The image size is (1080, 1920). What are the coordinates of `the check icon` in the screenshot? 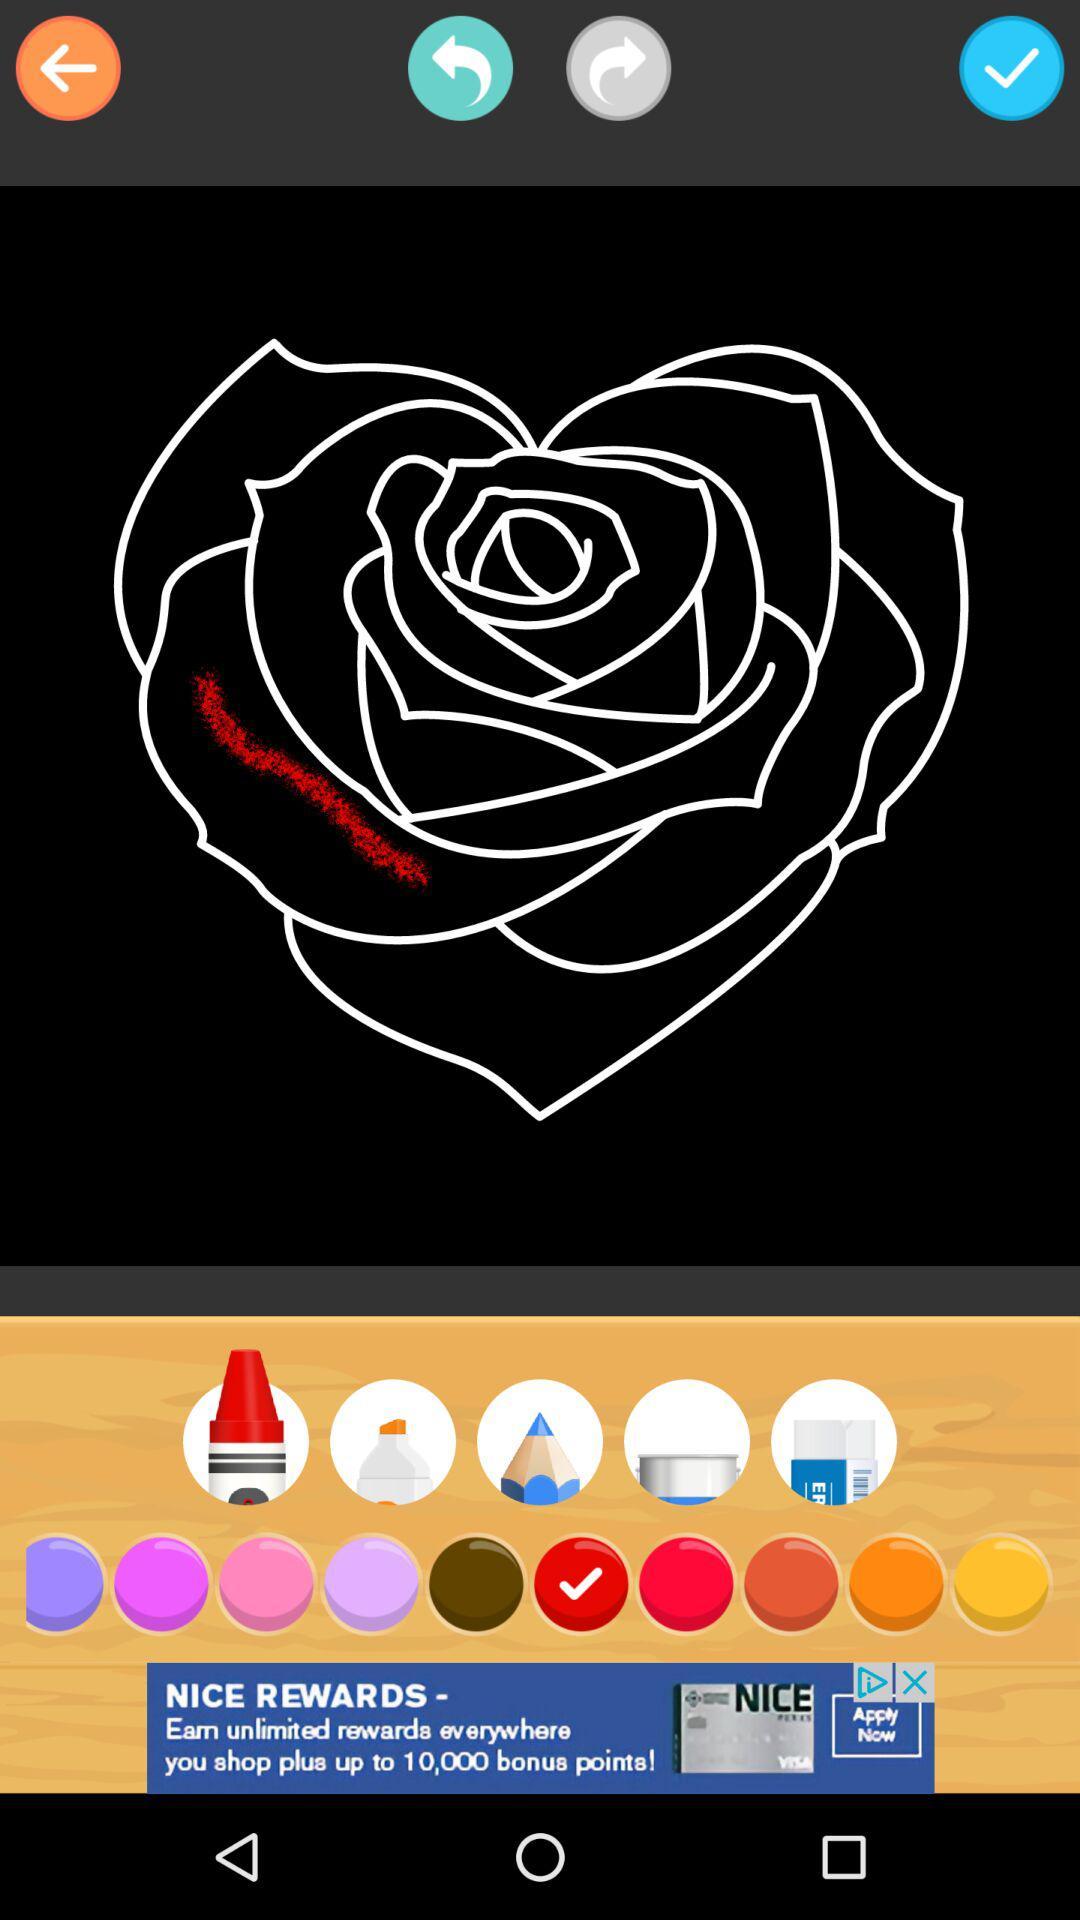 It's located at (1011, 68).